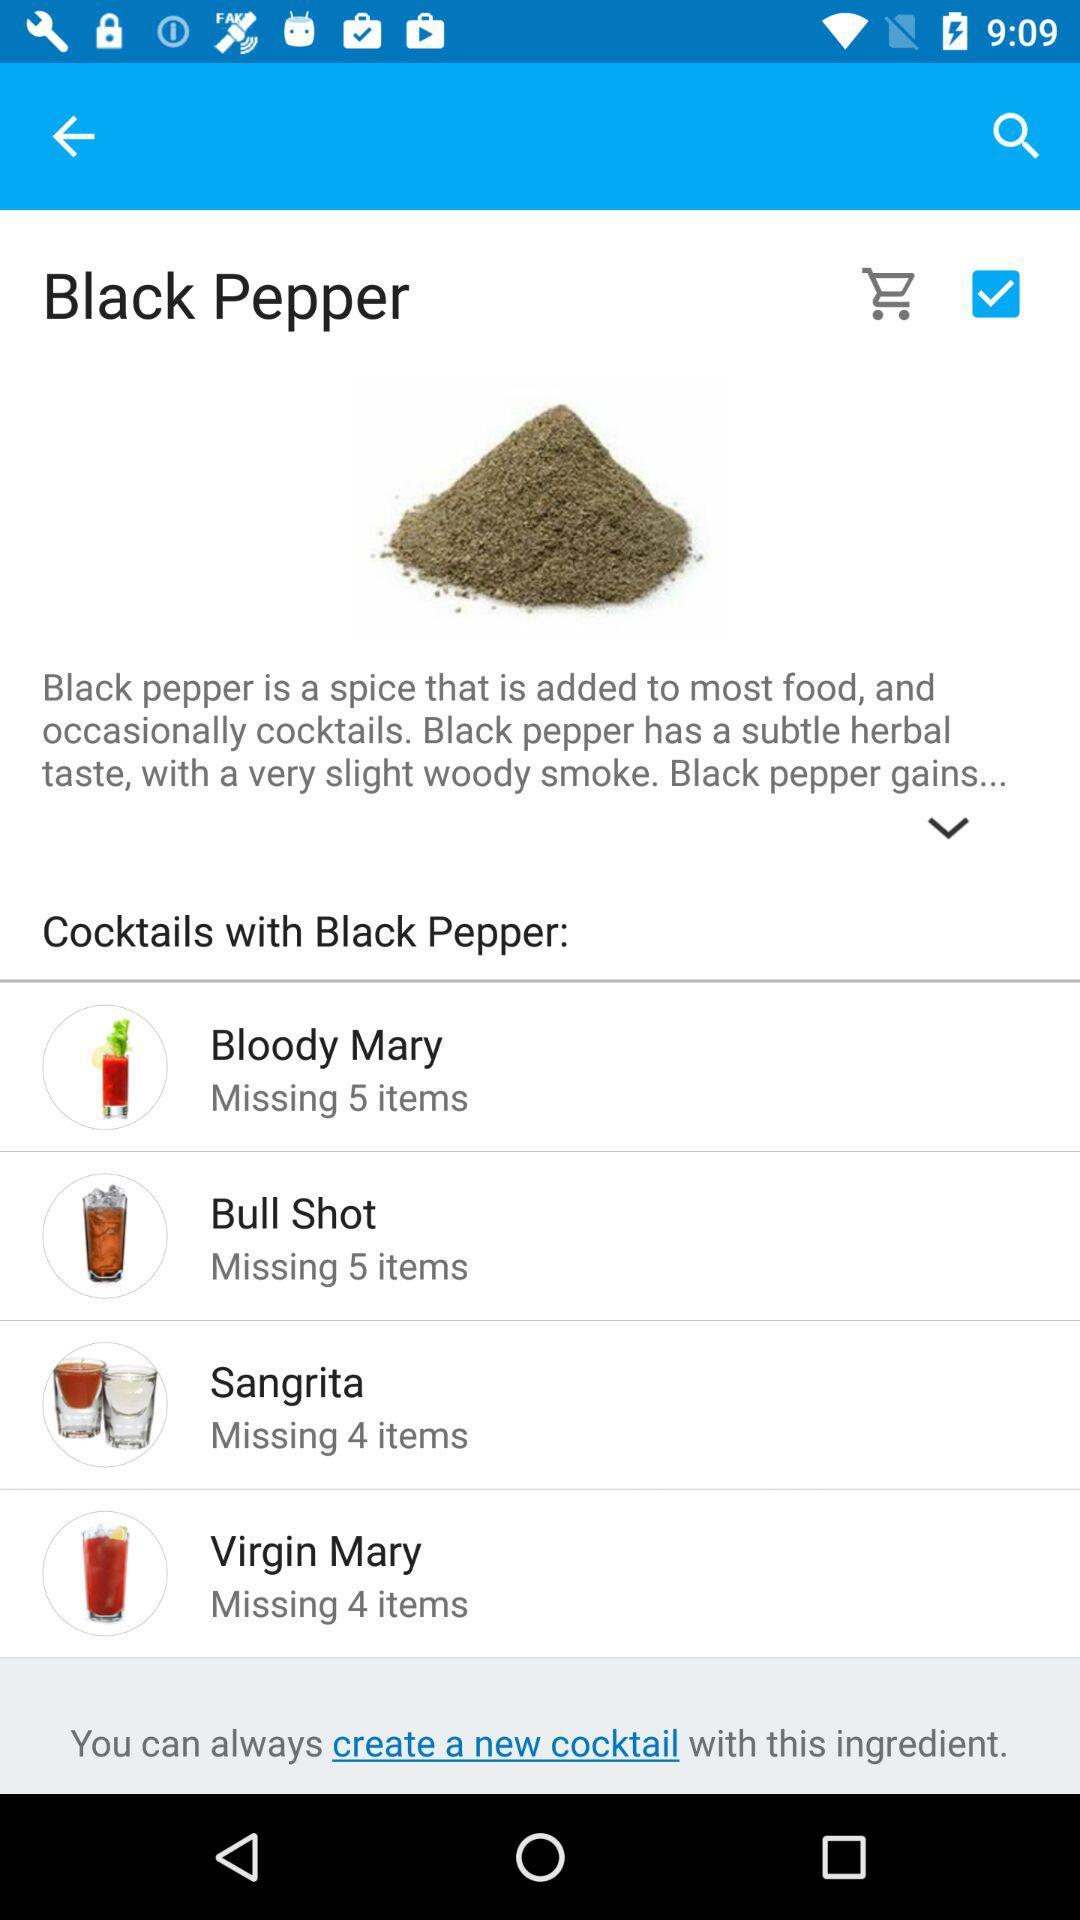 This screenshot has width=1080, height=1920. What do you see at coordinates (995, 292) in the screenshot?
I see `click on the approve symbol` at bounding box center [995, 292].